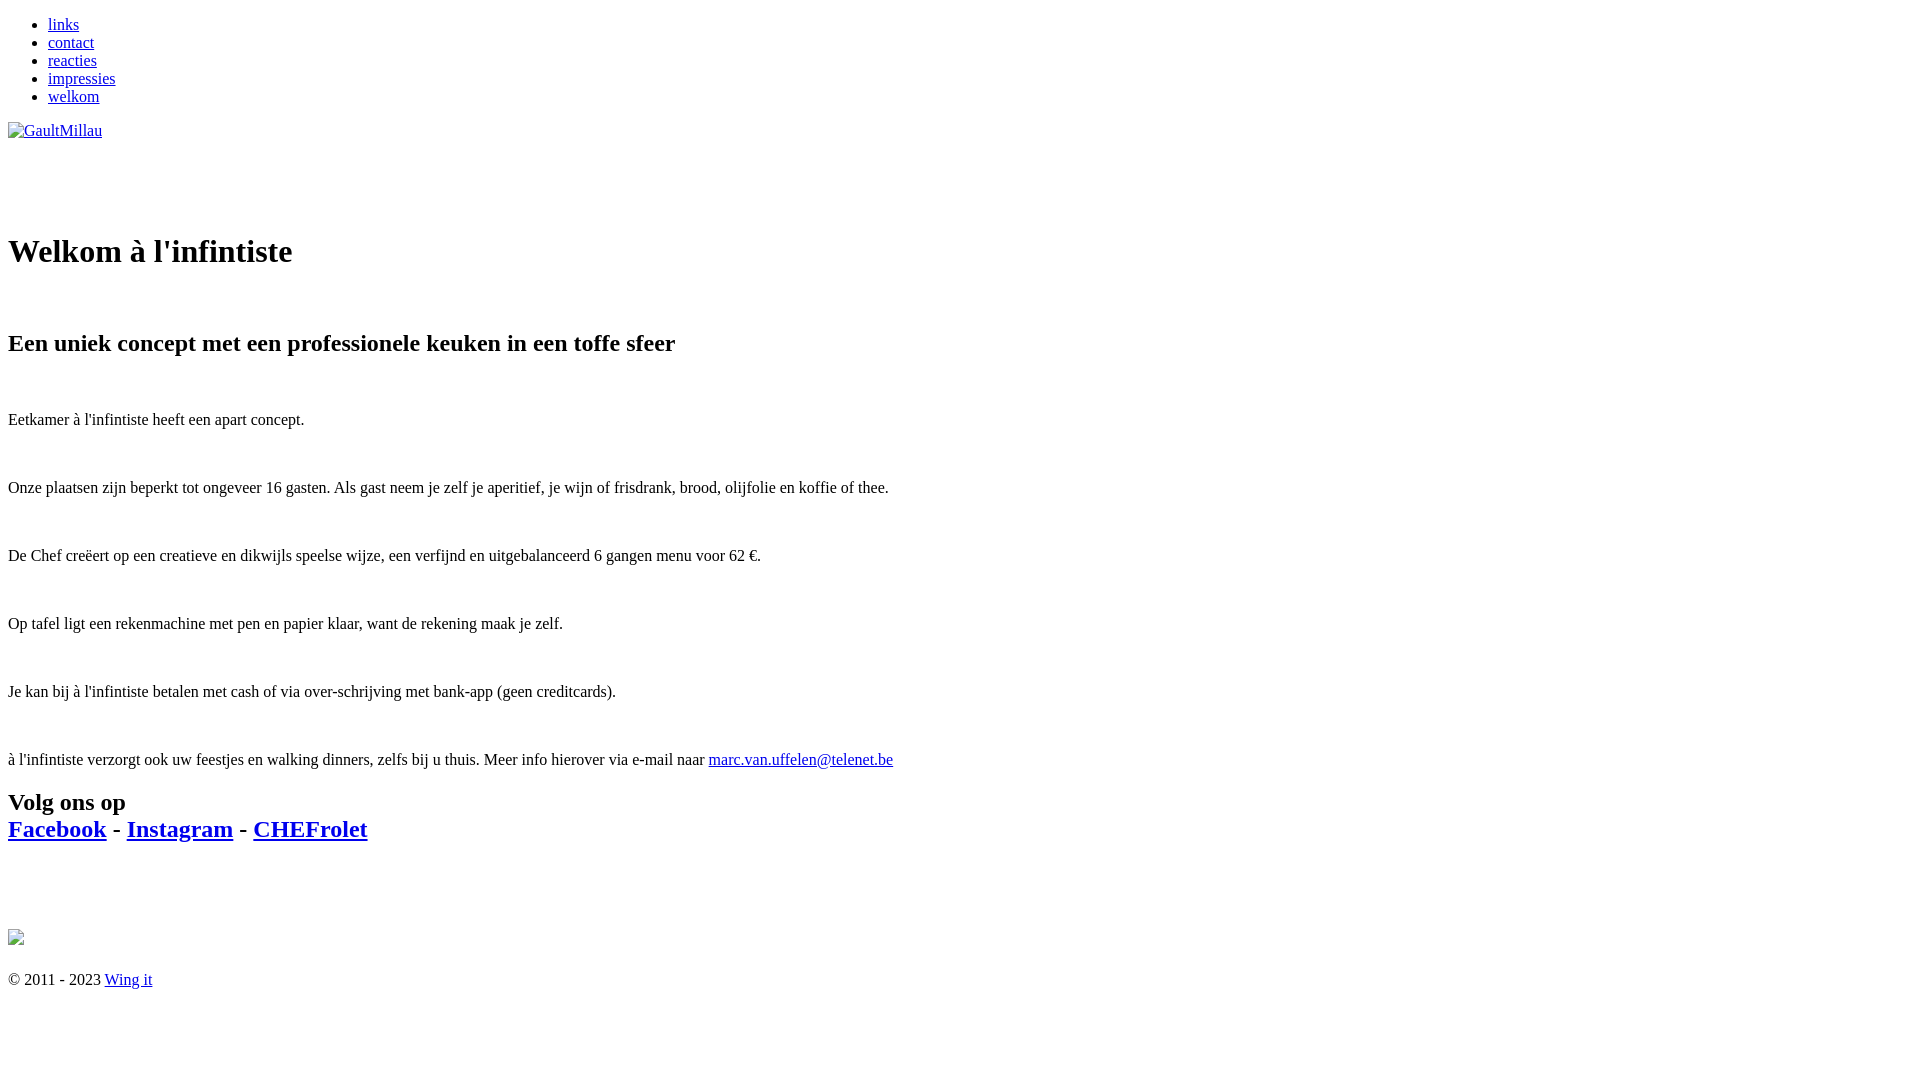 The image size is (1920, 1080). What do you see at coordinates (80, 77) in the screenshot?
I see `'impressies'` at bounding box center [80, 77].